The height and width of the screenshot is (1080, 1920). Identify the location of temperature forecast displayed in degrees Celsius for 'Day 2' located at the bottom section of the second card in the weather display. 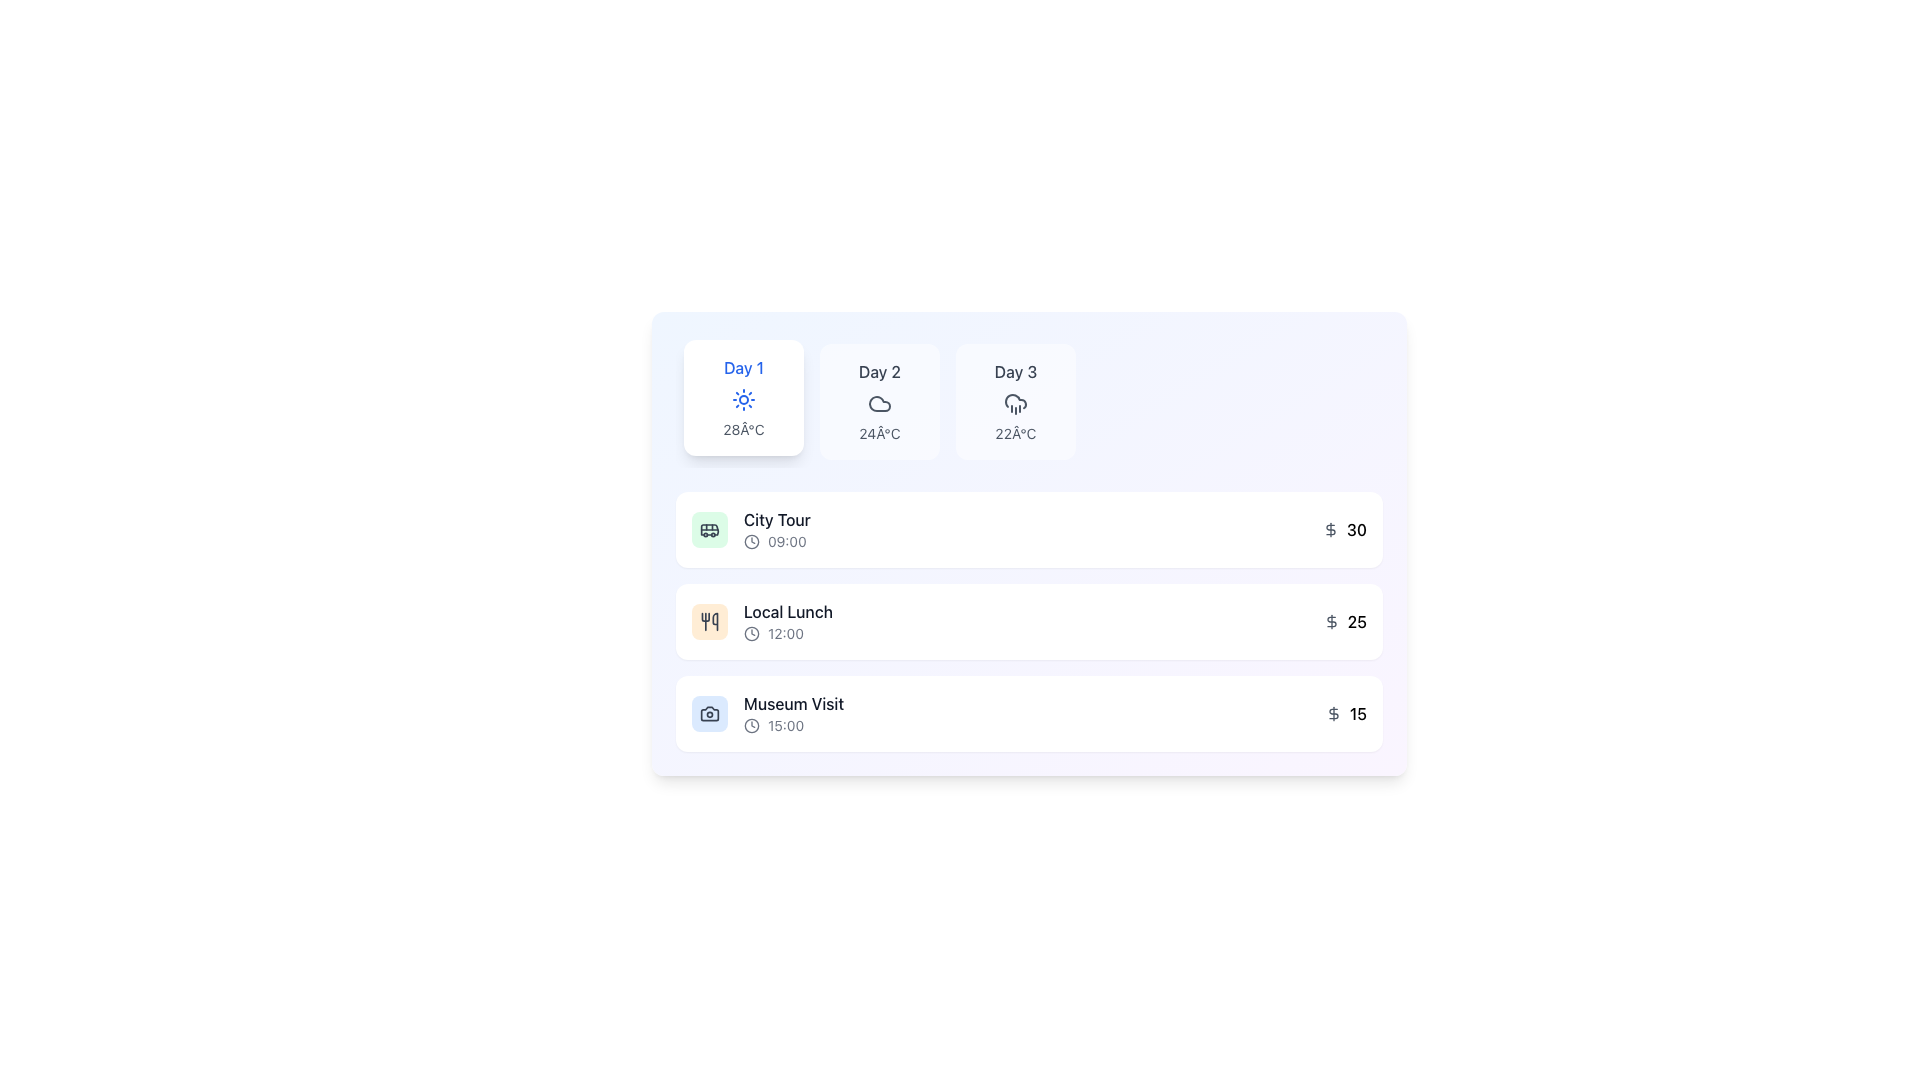
(879, 433).